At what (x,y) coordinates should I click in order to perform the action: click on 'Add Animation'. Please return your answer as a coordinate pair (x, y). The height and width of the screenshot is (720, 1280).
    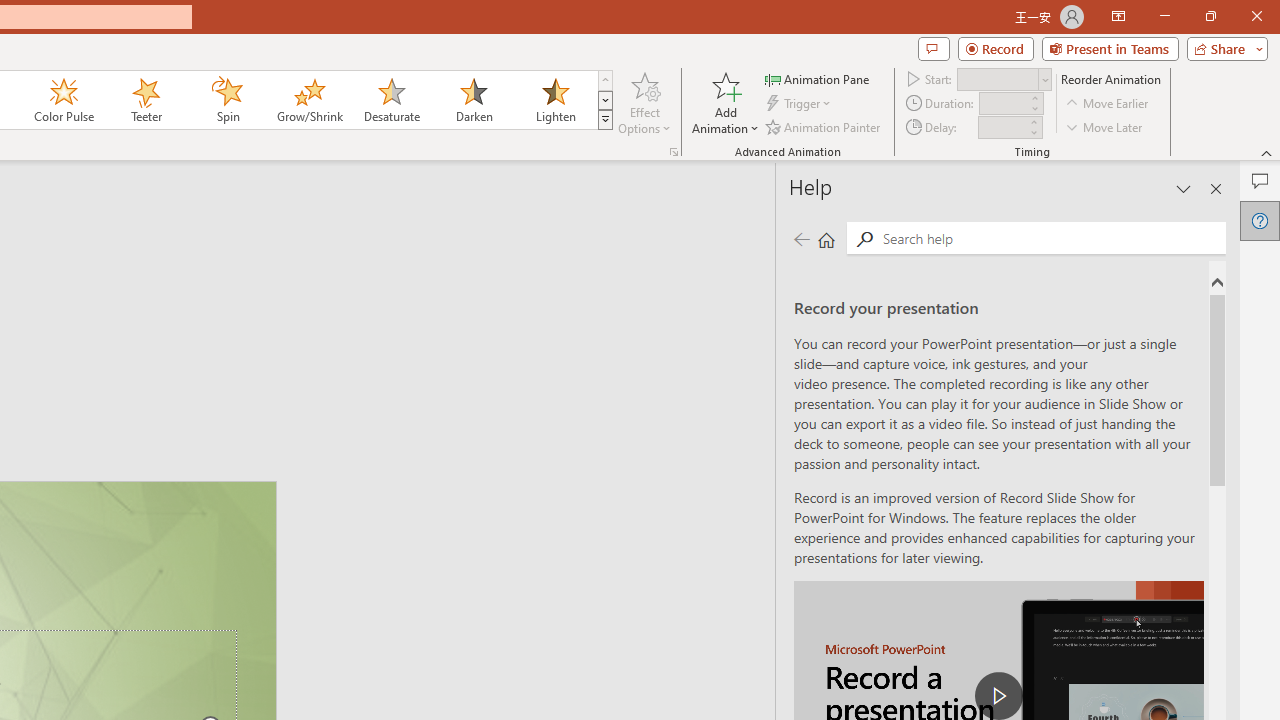
    Looking at the image, I should click on (724, 103).